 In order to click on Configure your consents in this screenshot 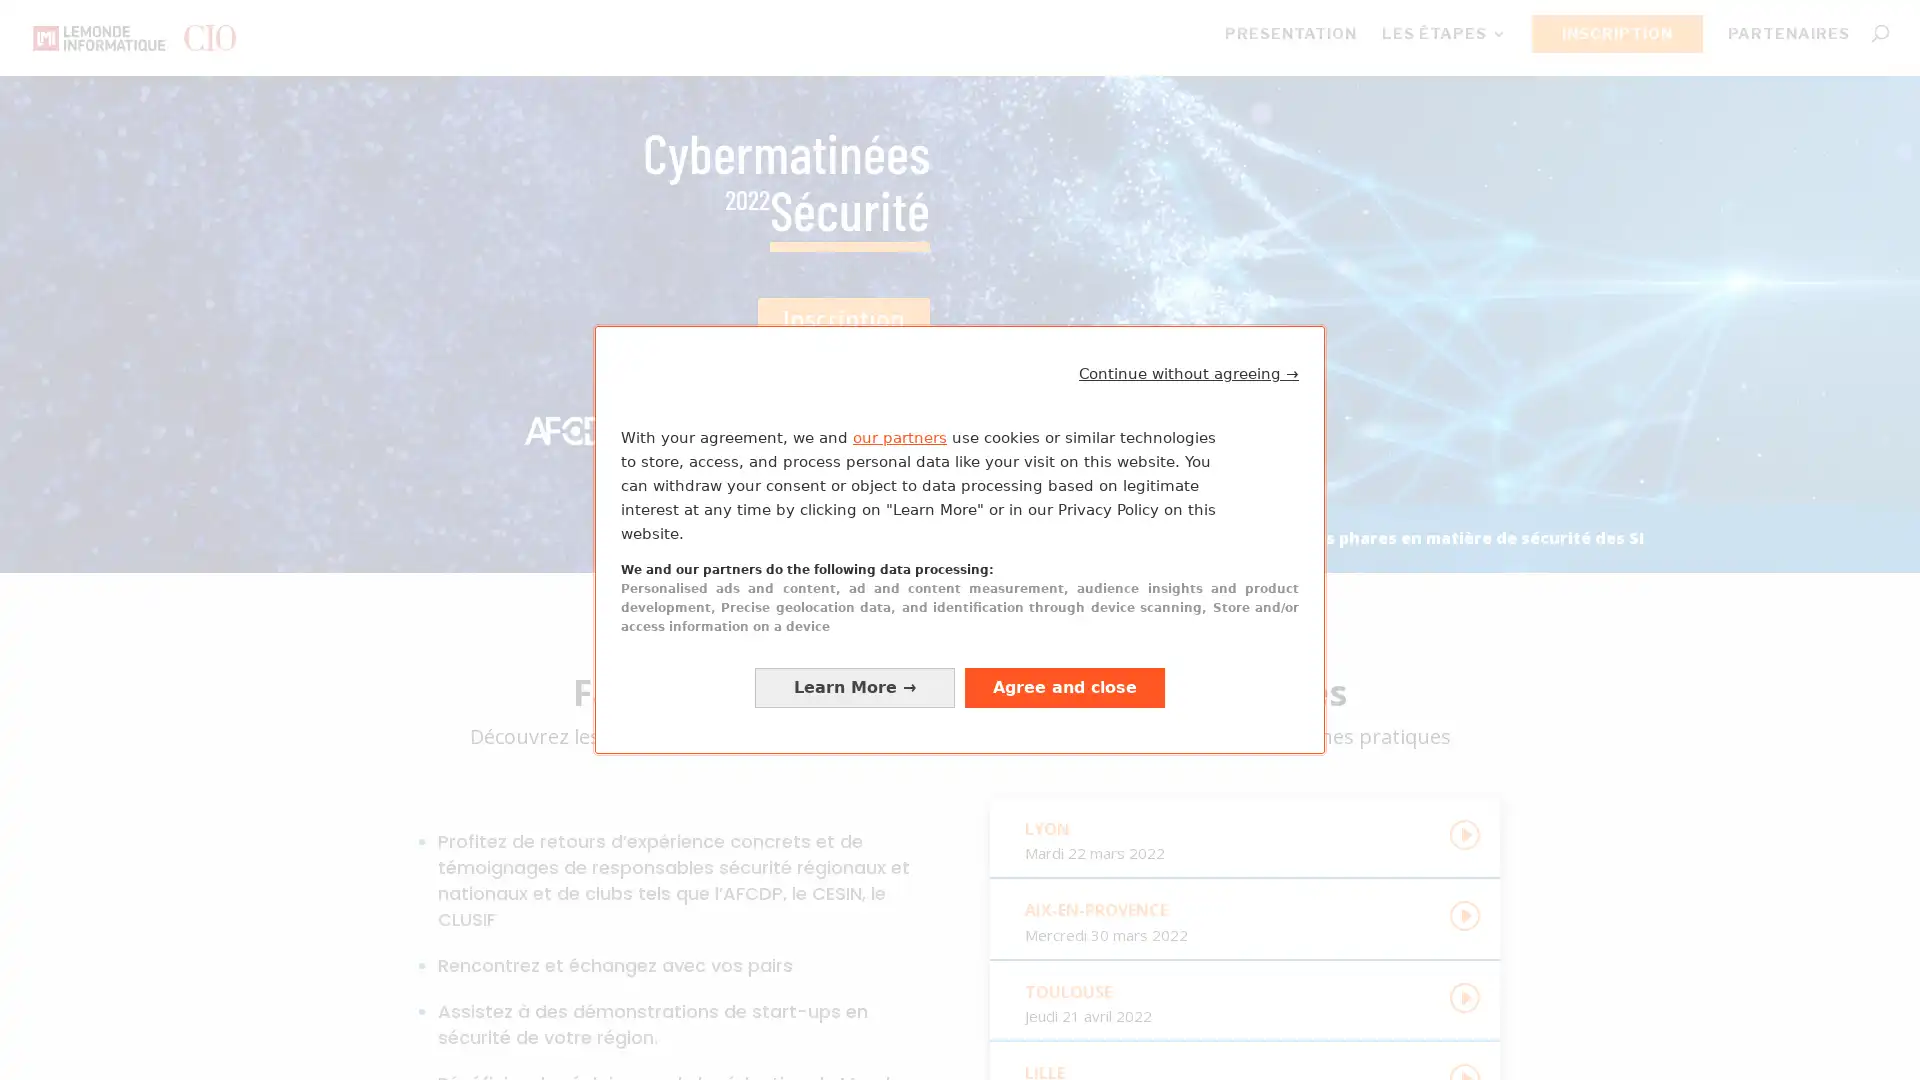, I will do `click(854, 686)`.